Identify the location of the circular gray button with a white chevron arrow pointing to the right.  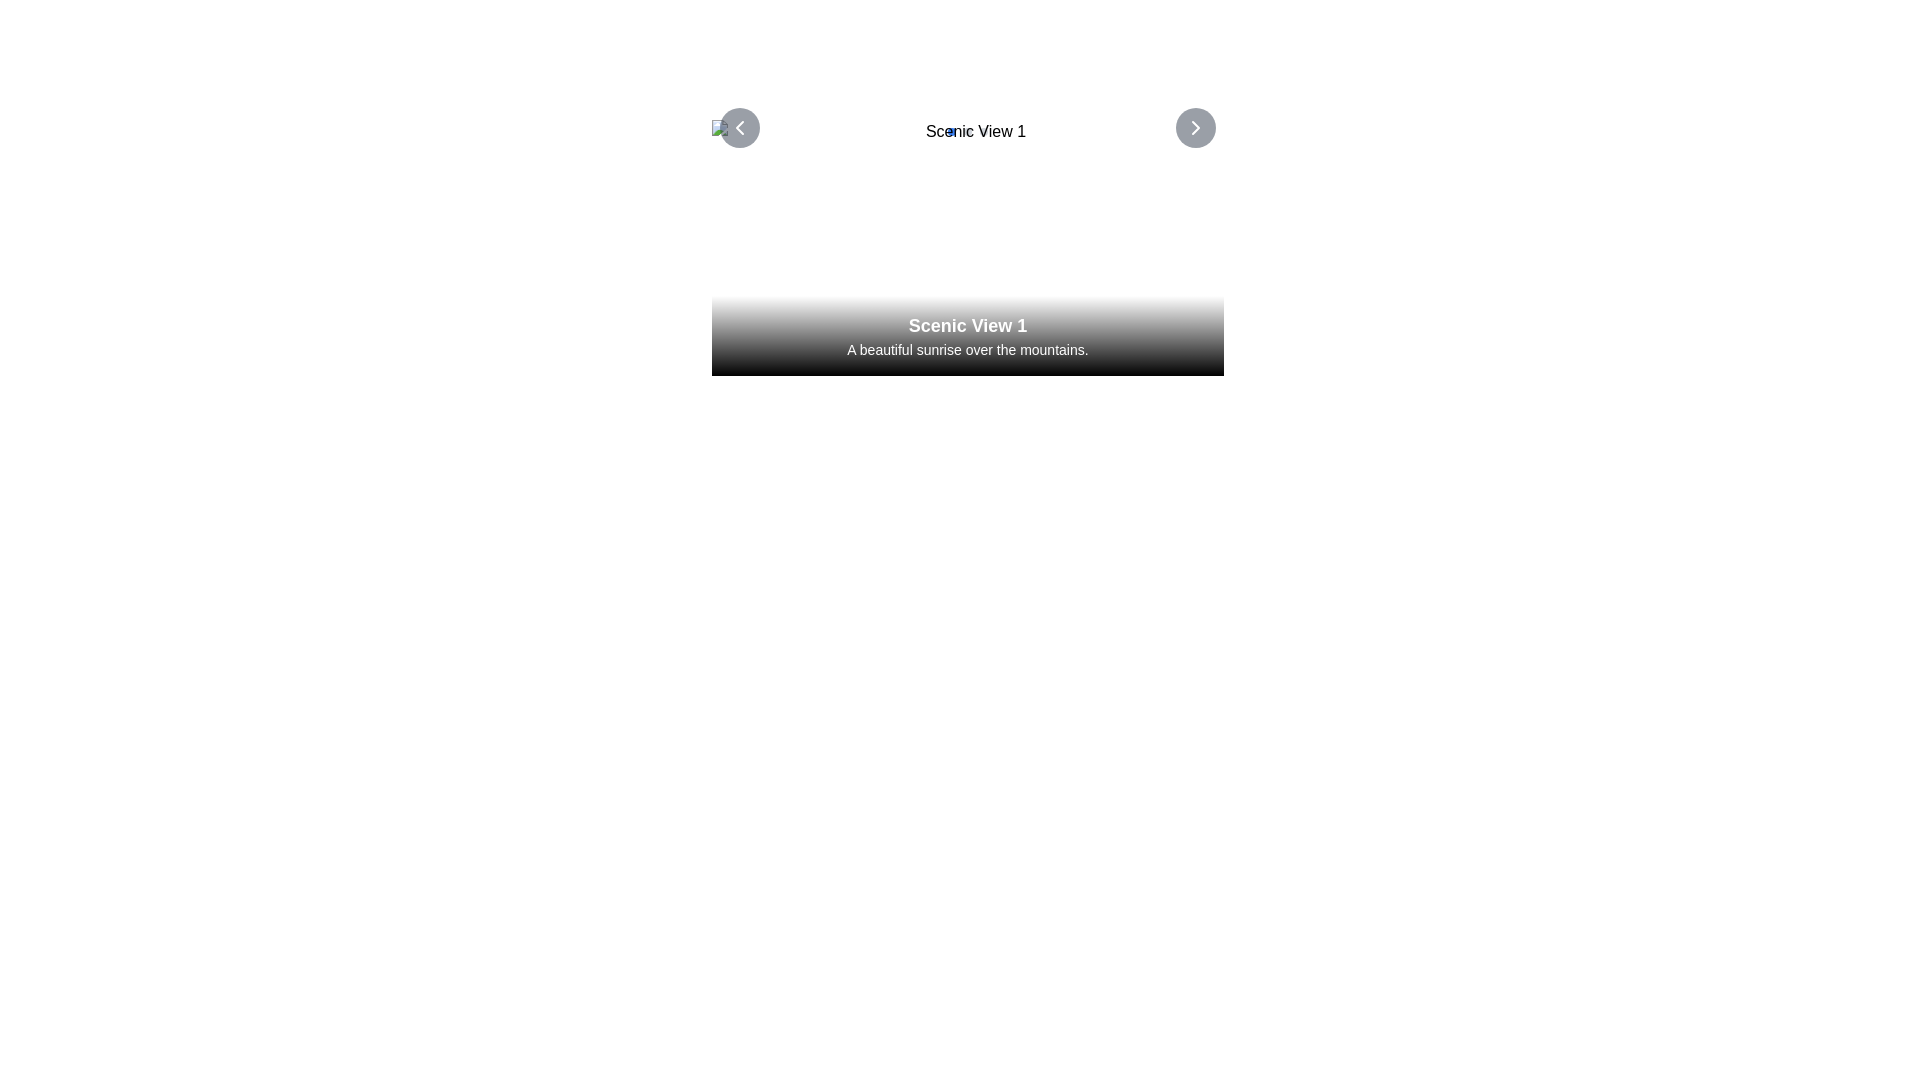
(1195, 127).